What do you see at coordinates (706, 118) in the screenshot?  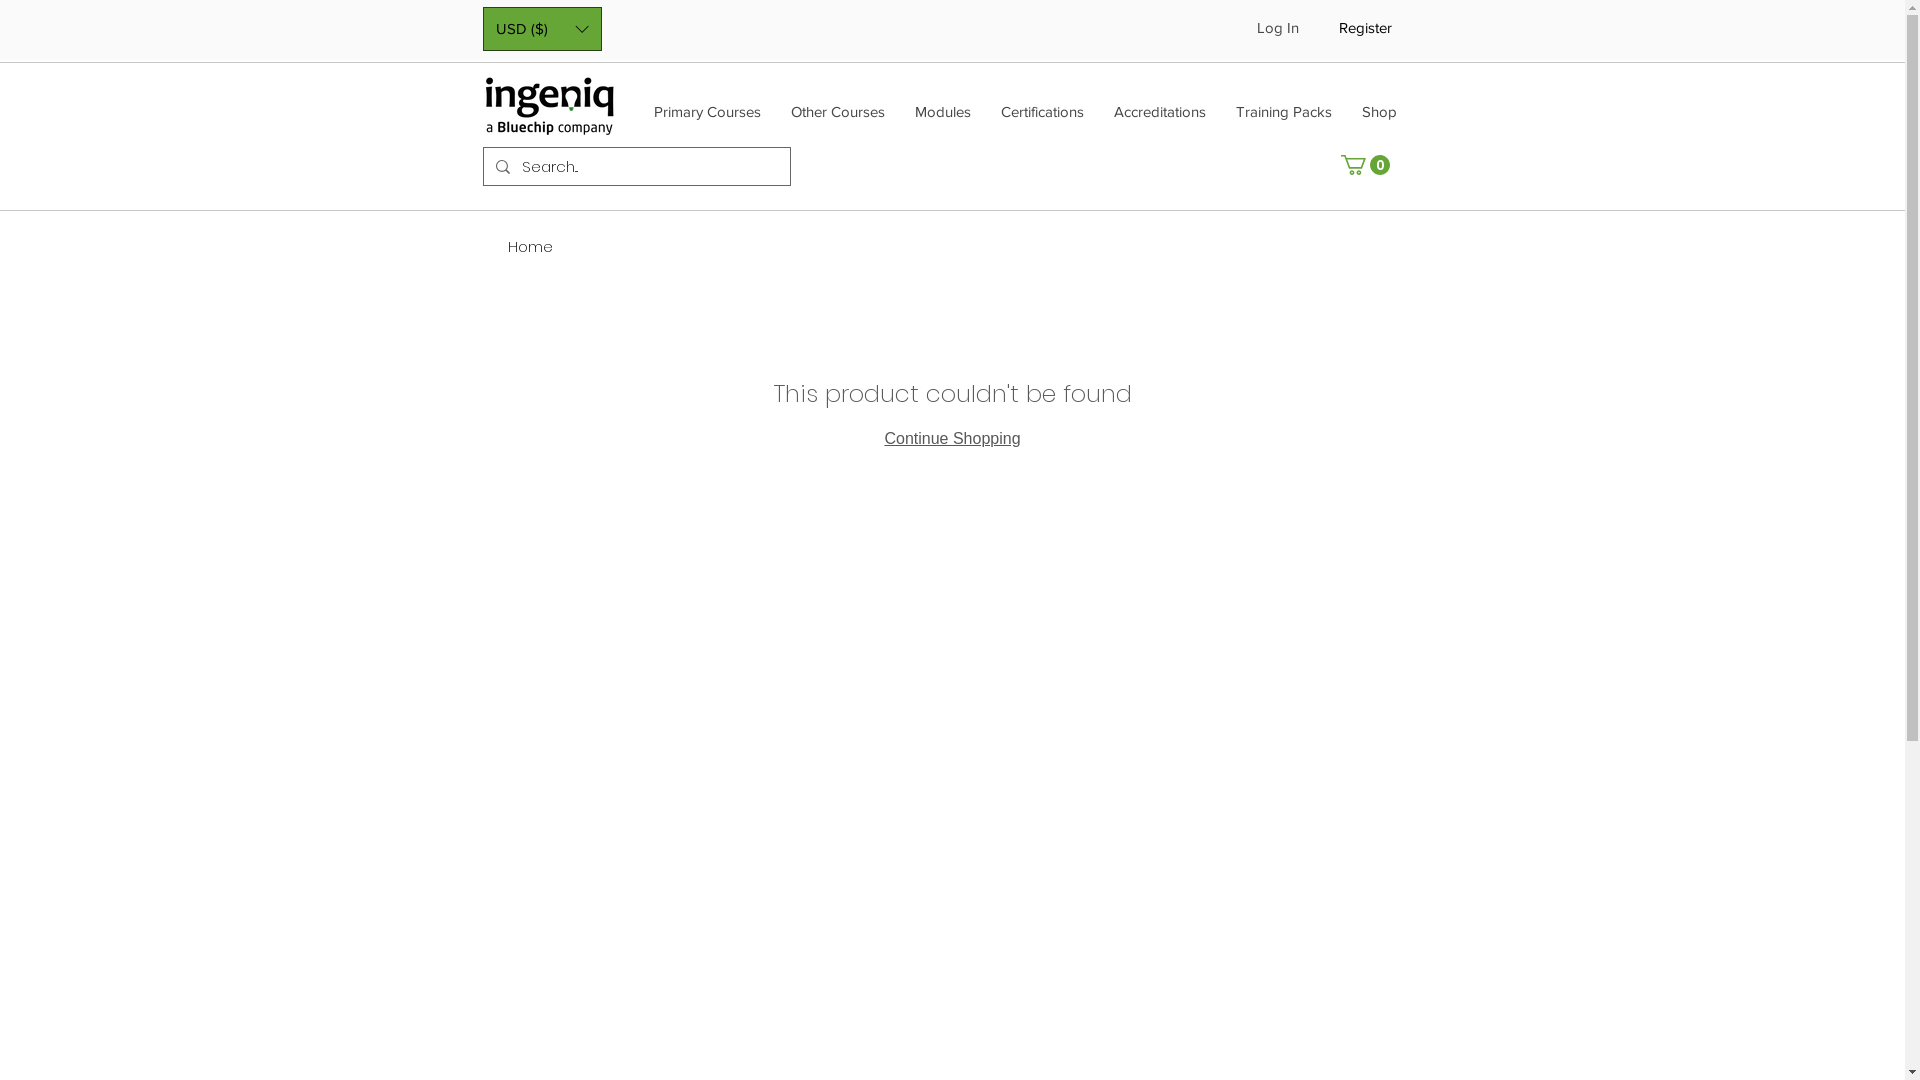 I see `'Primary Courses'` at bounding box center [706, 118].